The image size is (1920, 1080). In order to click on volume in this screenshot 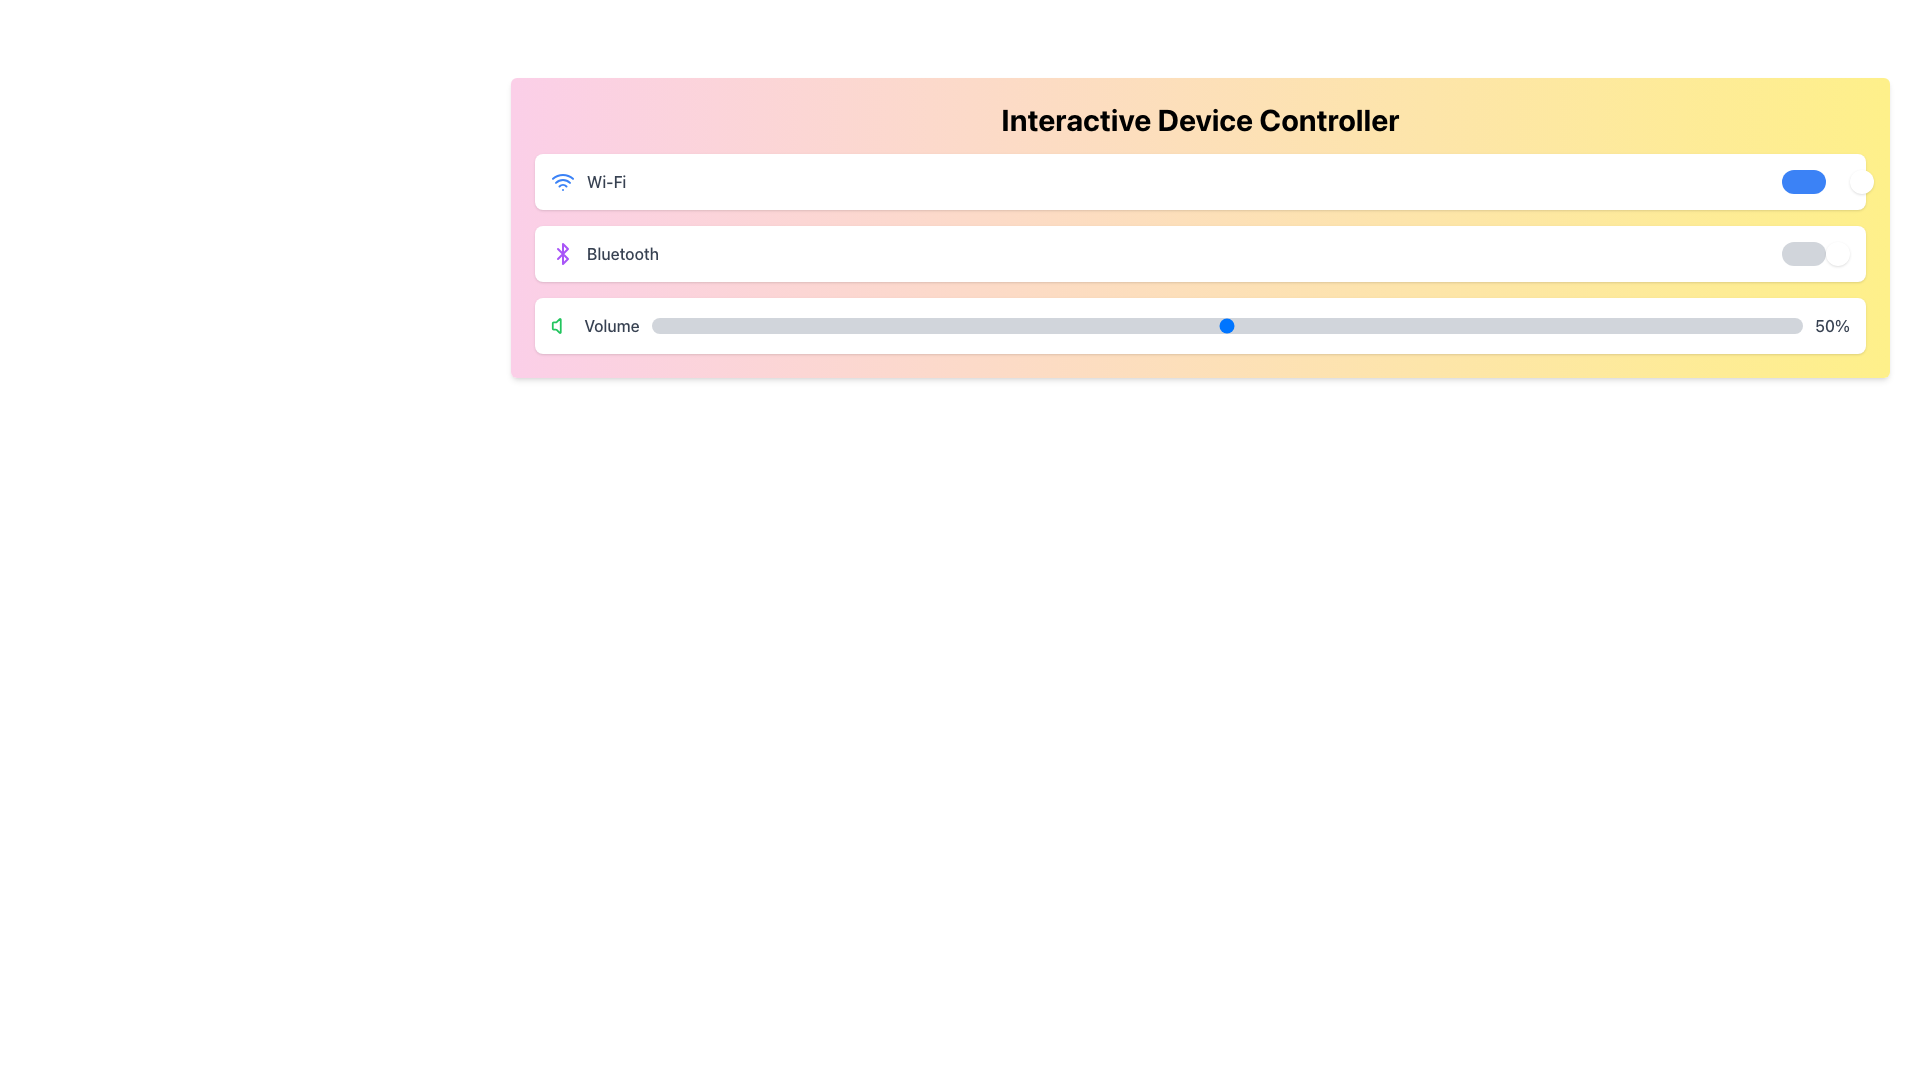, I will do `click(754, 325)`.